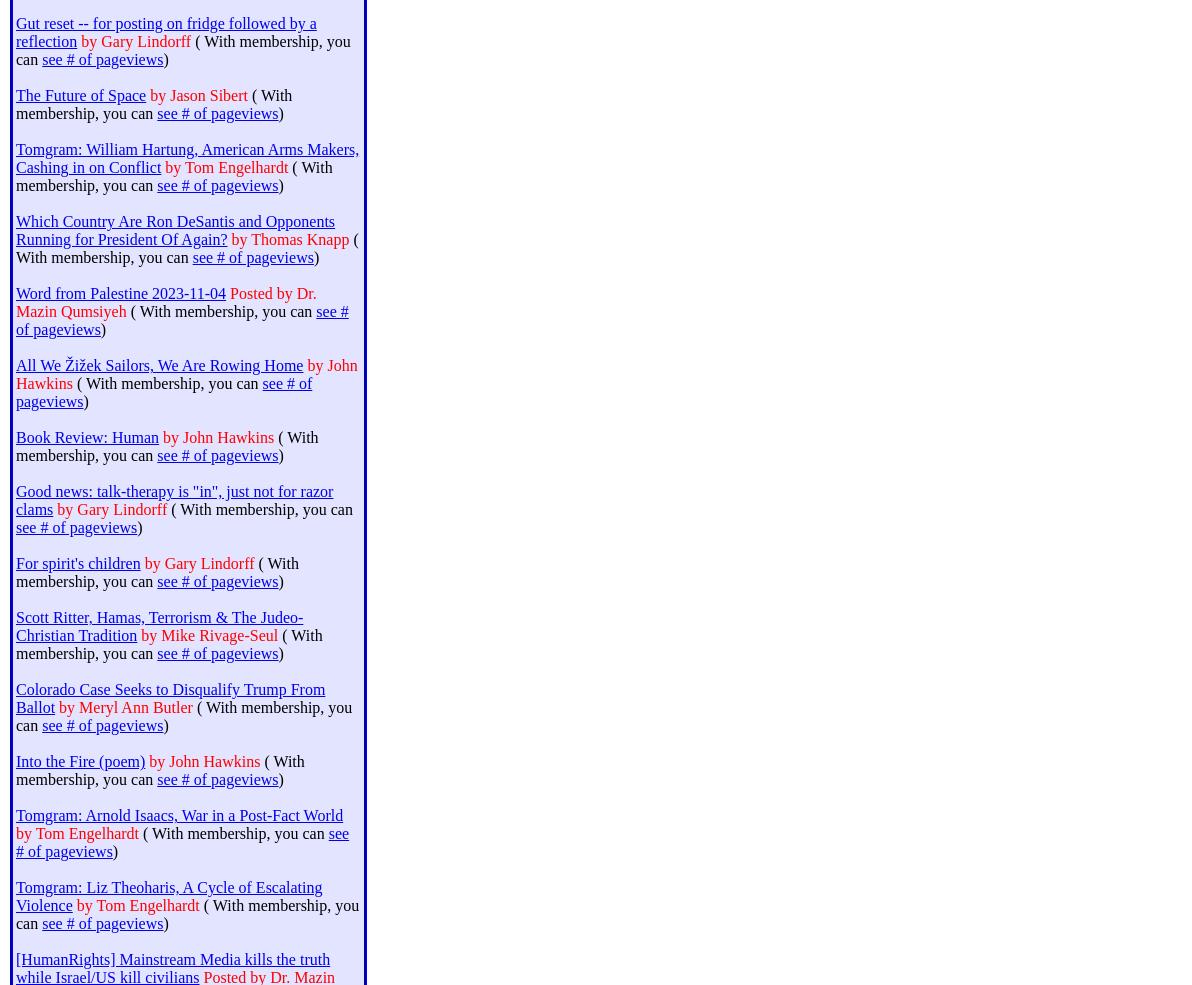 Image resolution: width=1192 pixels, height=985 pixels. What do you see at coordinates (197, 94) in the screenshot?
I see `'by Jason Sibert'` at bounding box center [197, 94].